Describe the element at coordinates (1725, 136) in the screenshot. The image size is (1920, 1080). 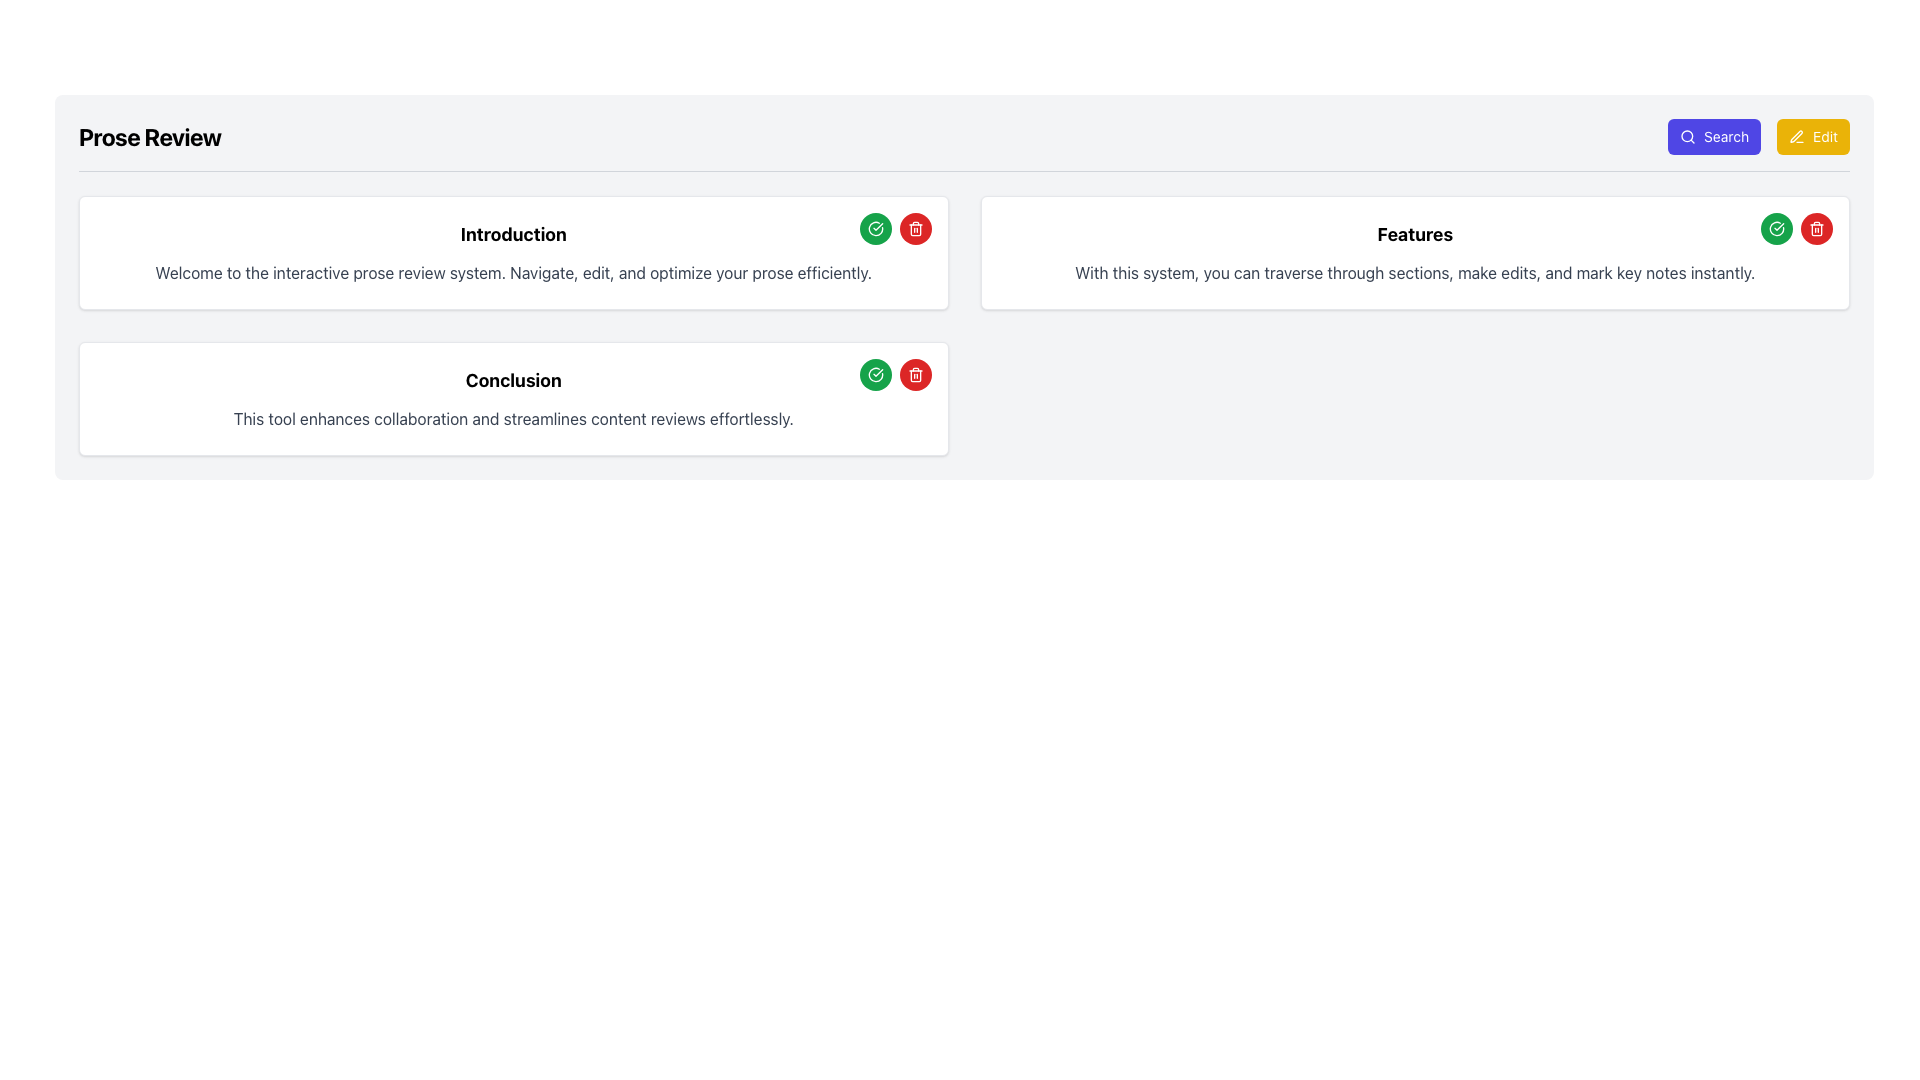
I see `on the 'Search' text label within the button in the upper-right corner` at that location.